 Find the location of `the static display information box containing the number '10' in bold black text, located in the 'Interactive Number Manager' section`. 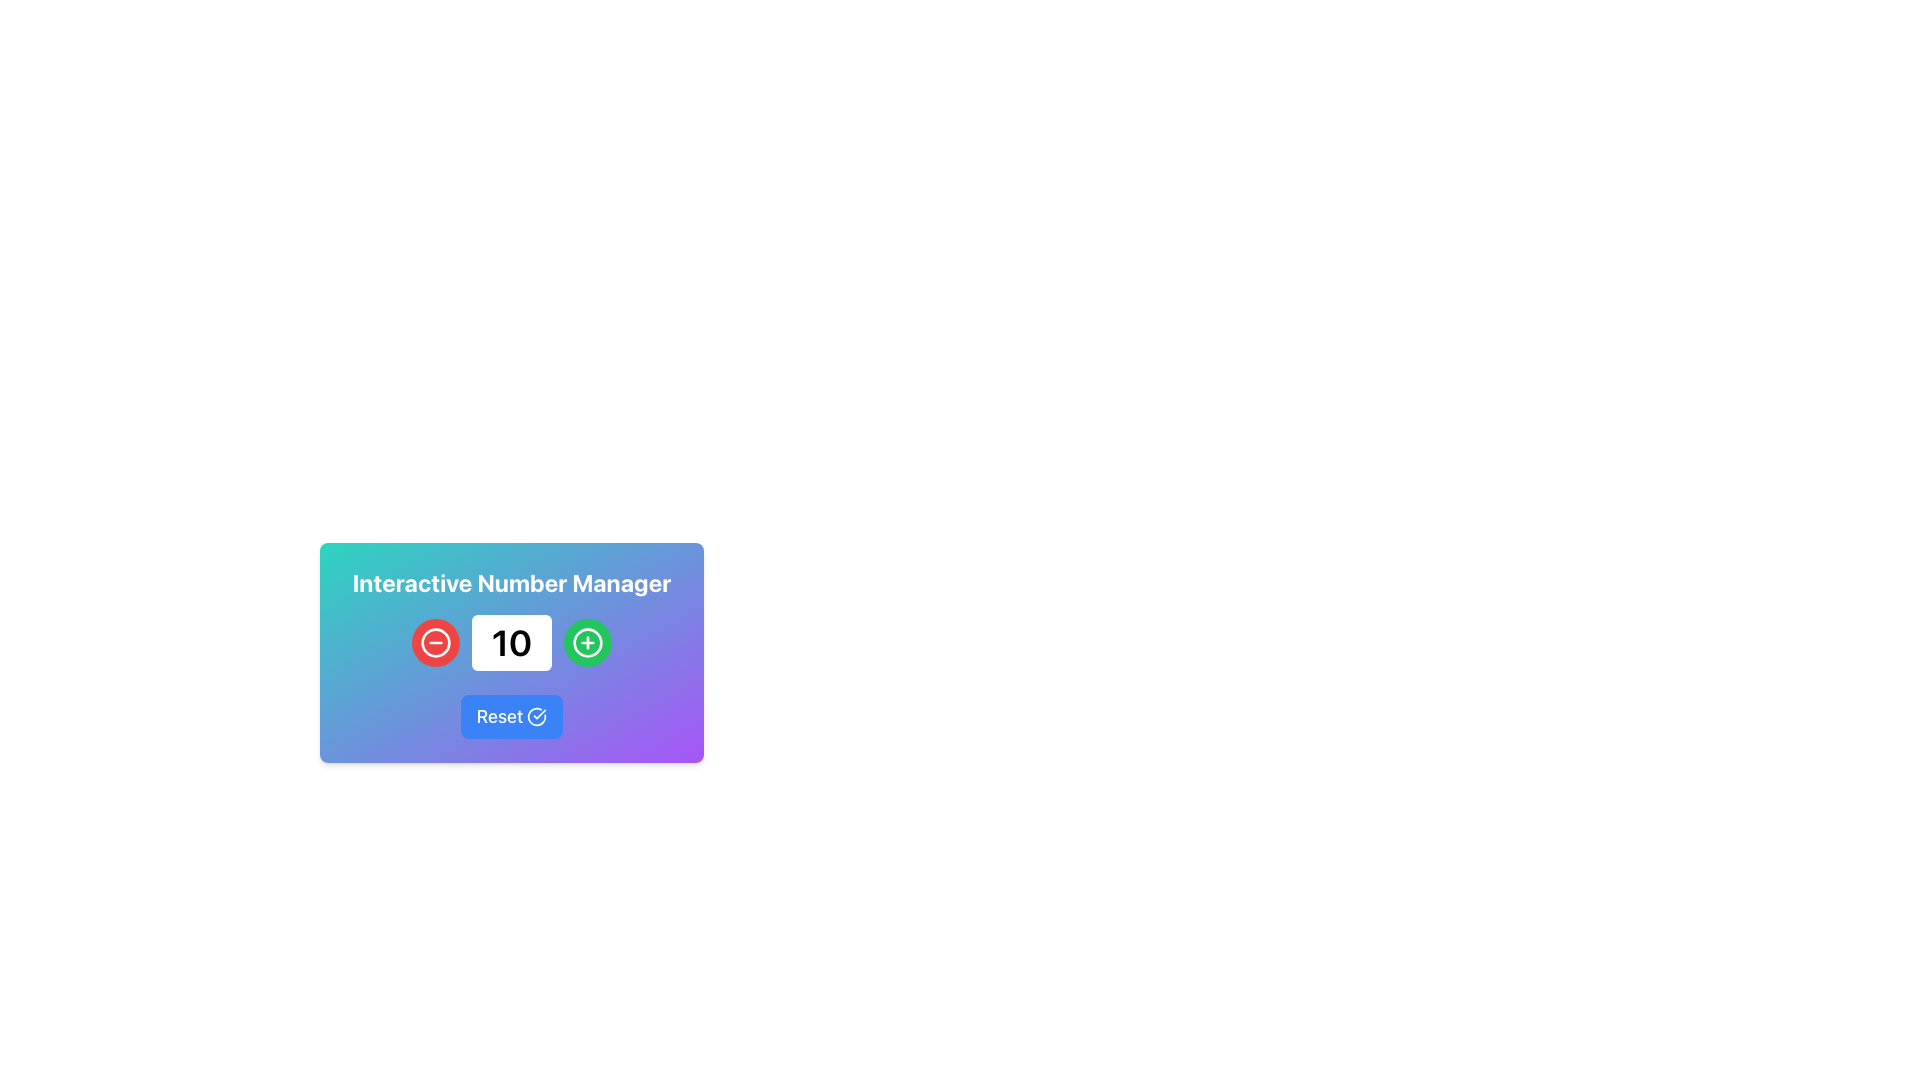

the static display information box containing the number '10' in bold black text, located in the 'Interactive Number Manager' section is located at coordinates (512, 643).